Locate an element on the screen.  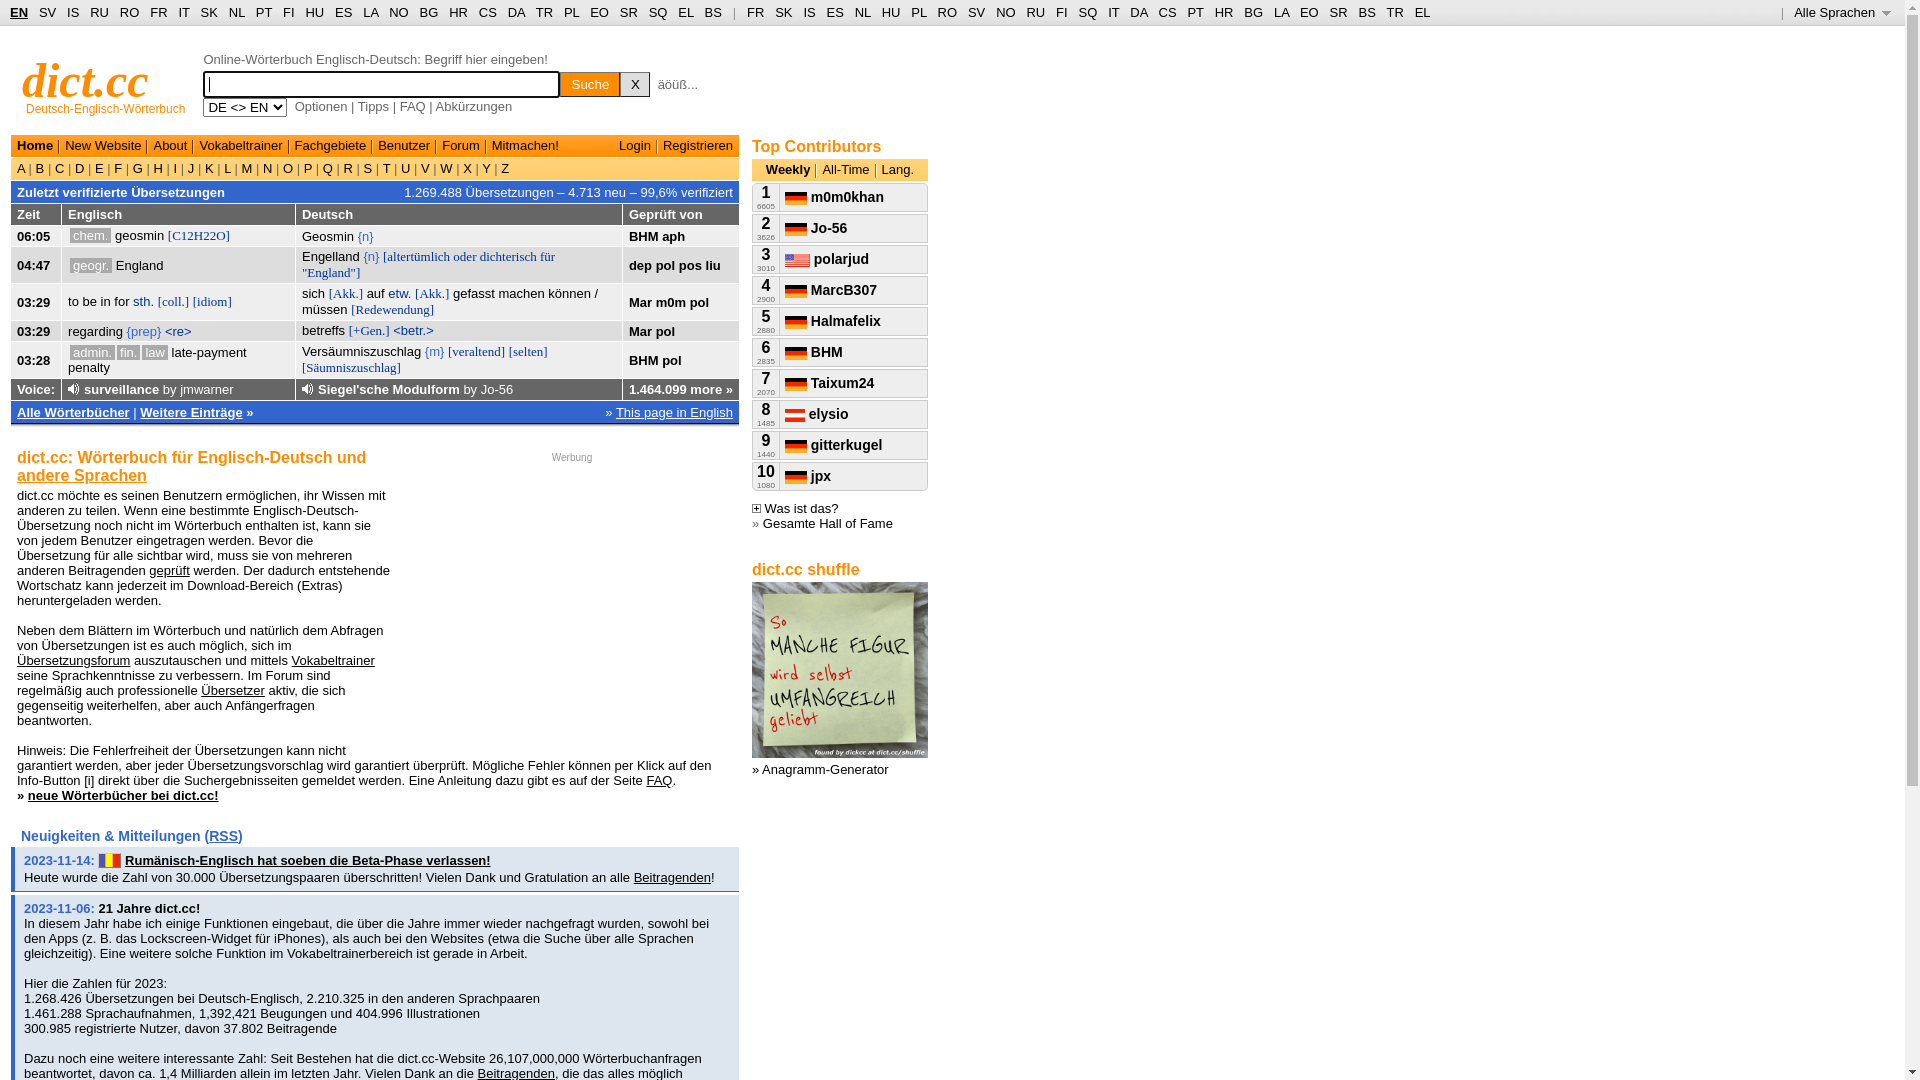
'CS' is located at coordinates (488, 12).